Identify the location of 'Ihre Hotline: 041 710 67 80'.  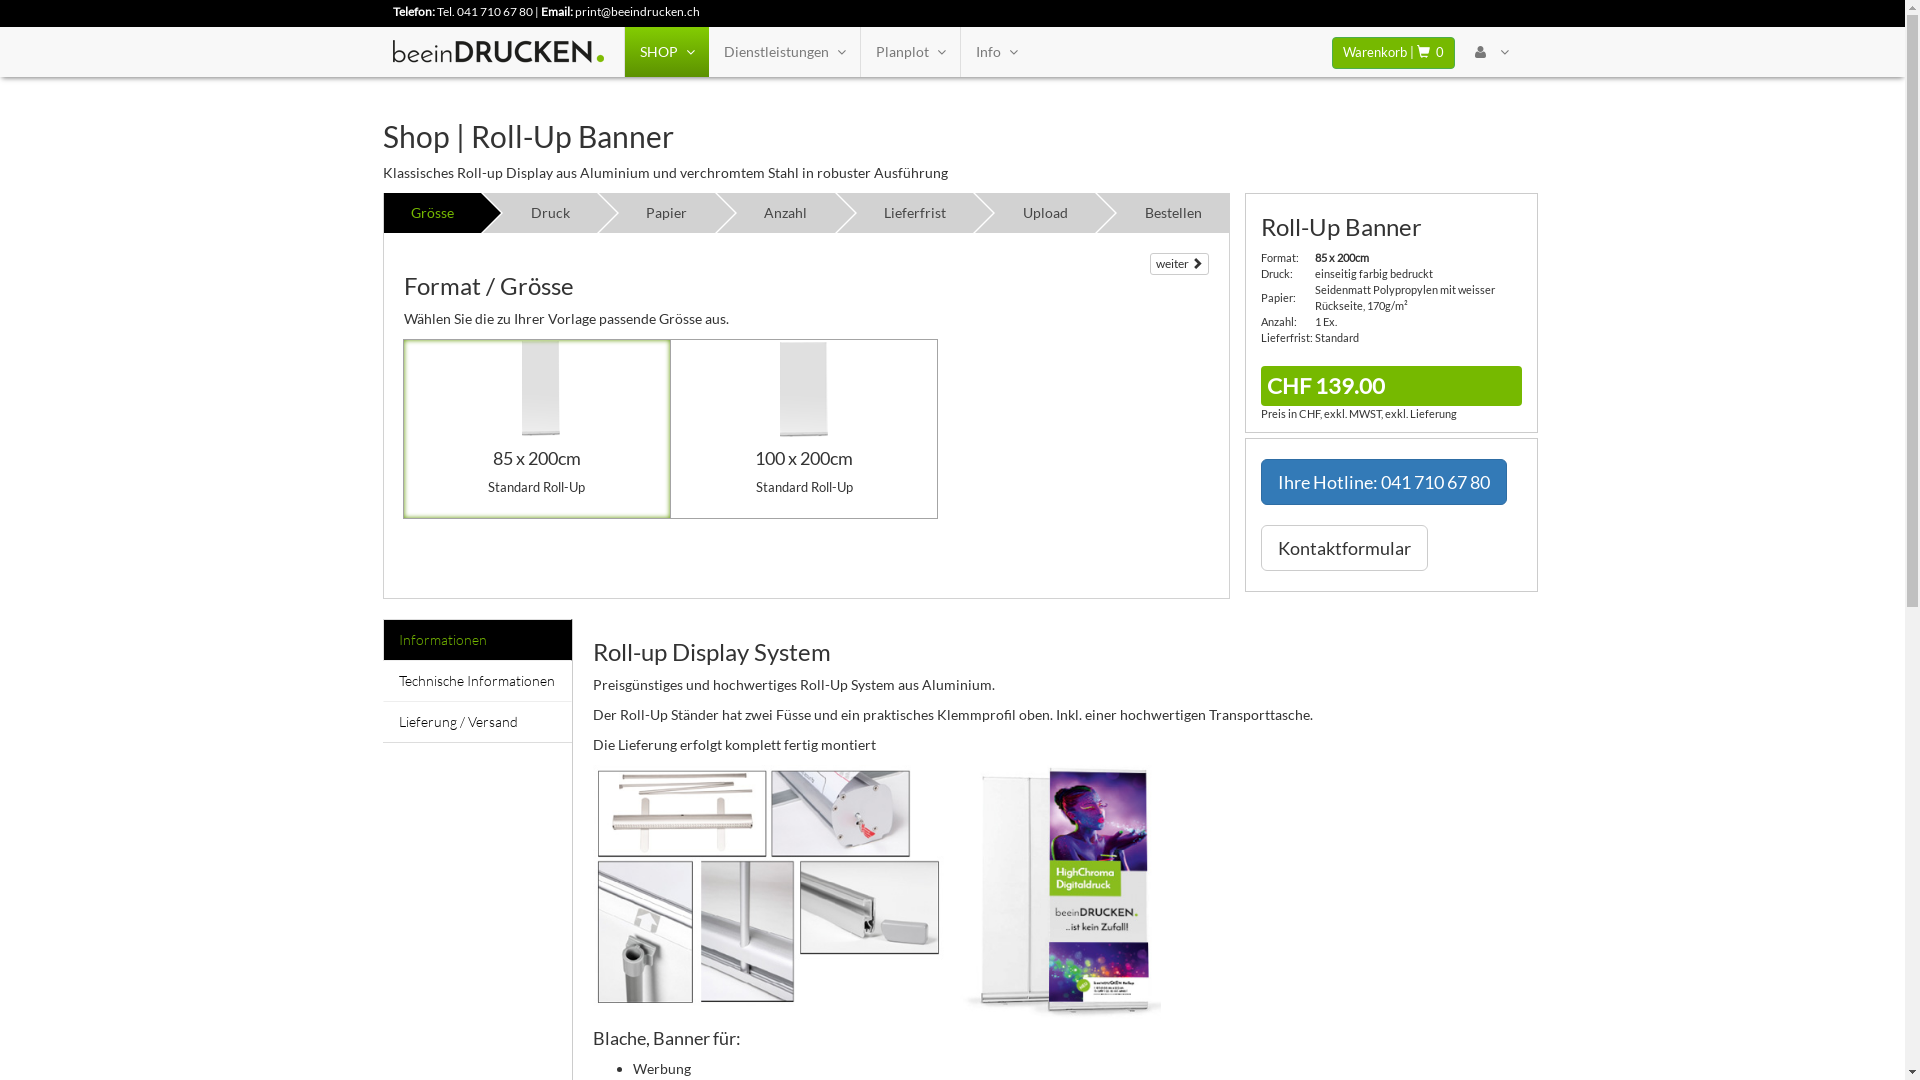
(1382, 482).